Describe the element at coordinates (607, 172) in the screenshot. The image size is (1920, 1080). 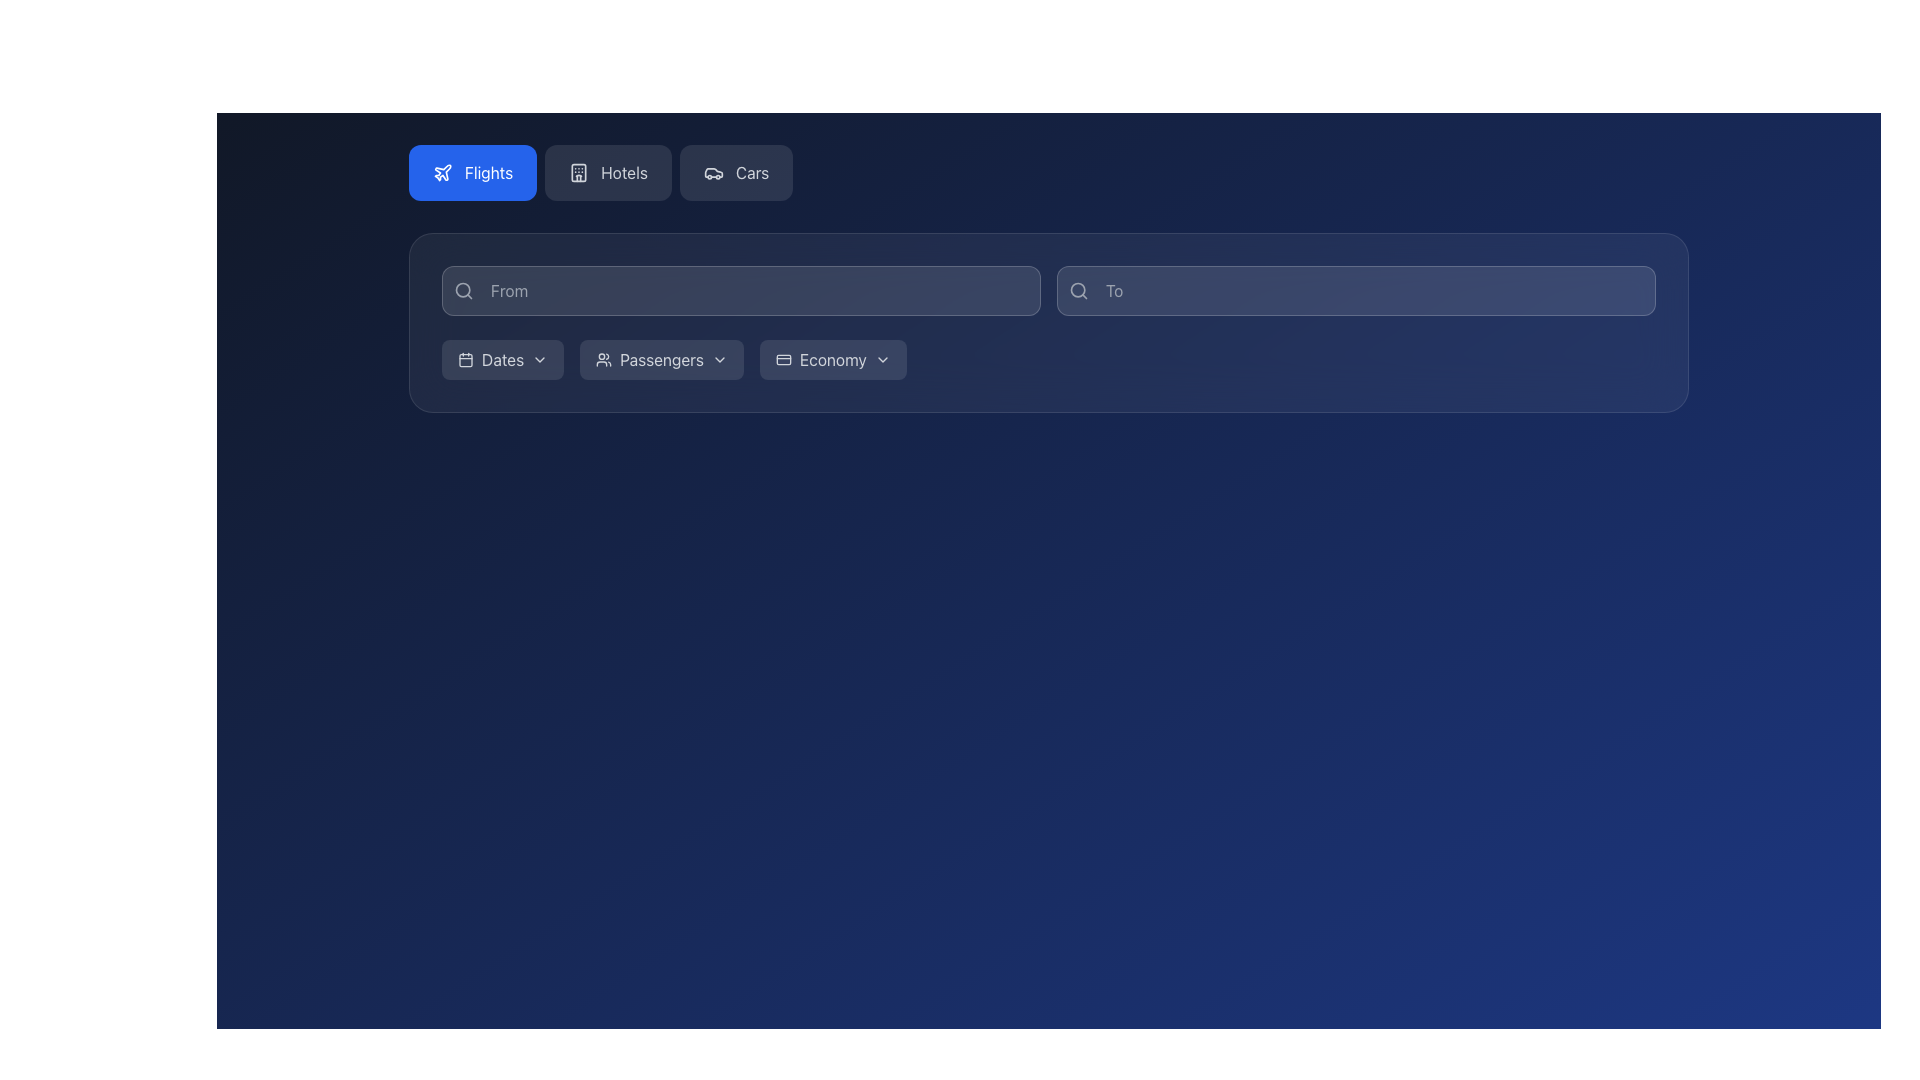
I see `the second navigation button that switches to the Hotels section of the application` at that location.